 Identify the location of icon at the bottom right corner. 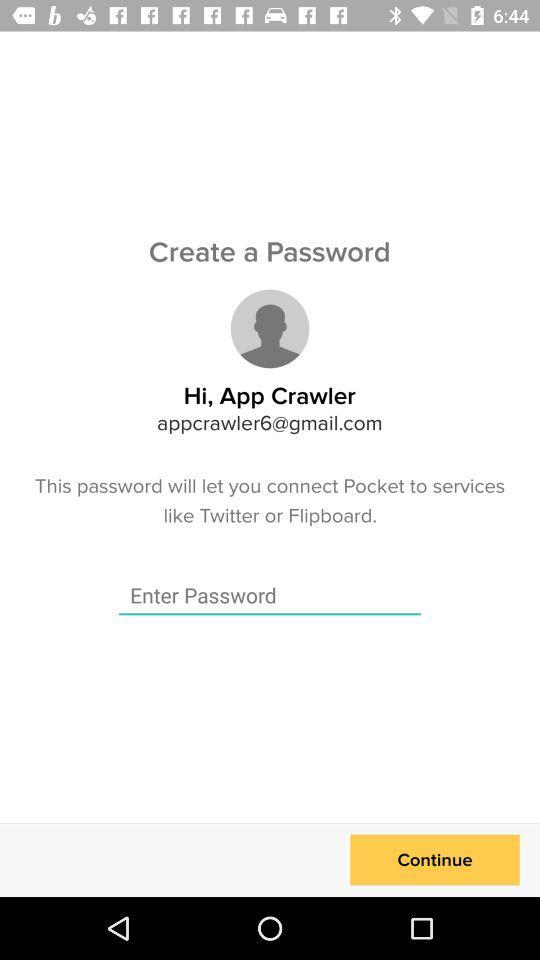
(434, 859).